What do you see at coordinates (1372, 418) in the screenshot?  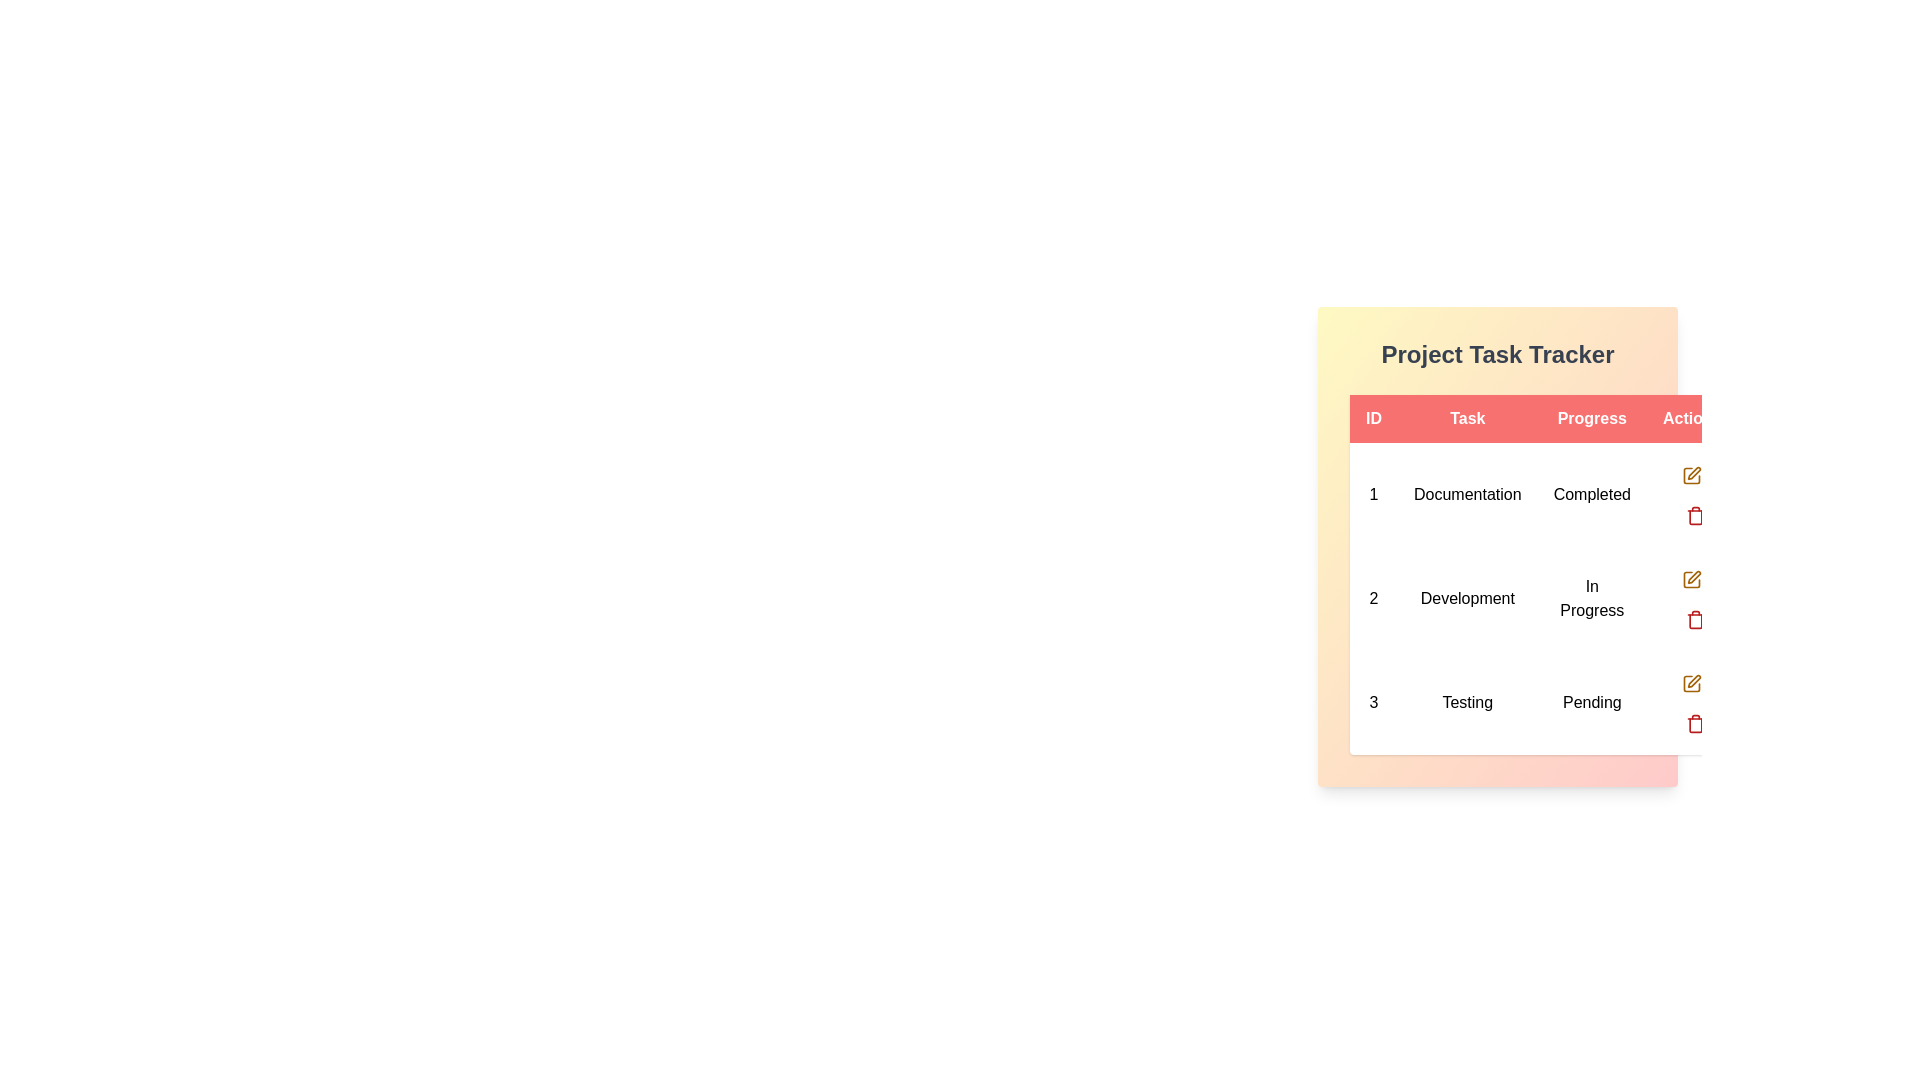 I see `the column header ID to inspect it` at bounding box center [1372, 418].